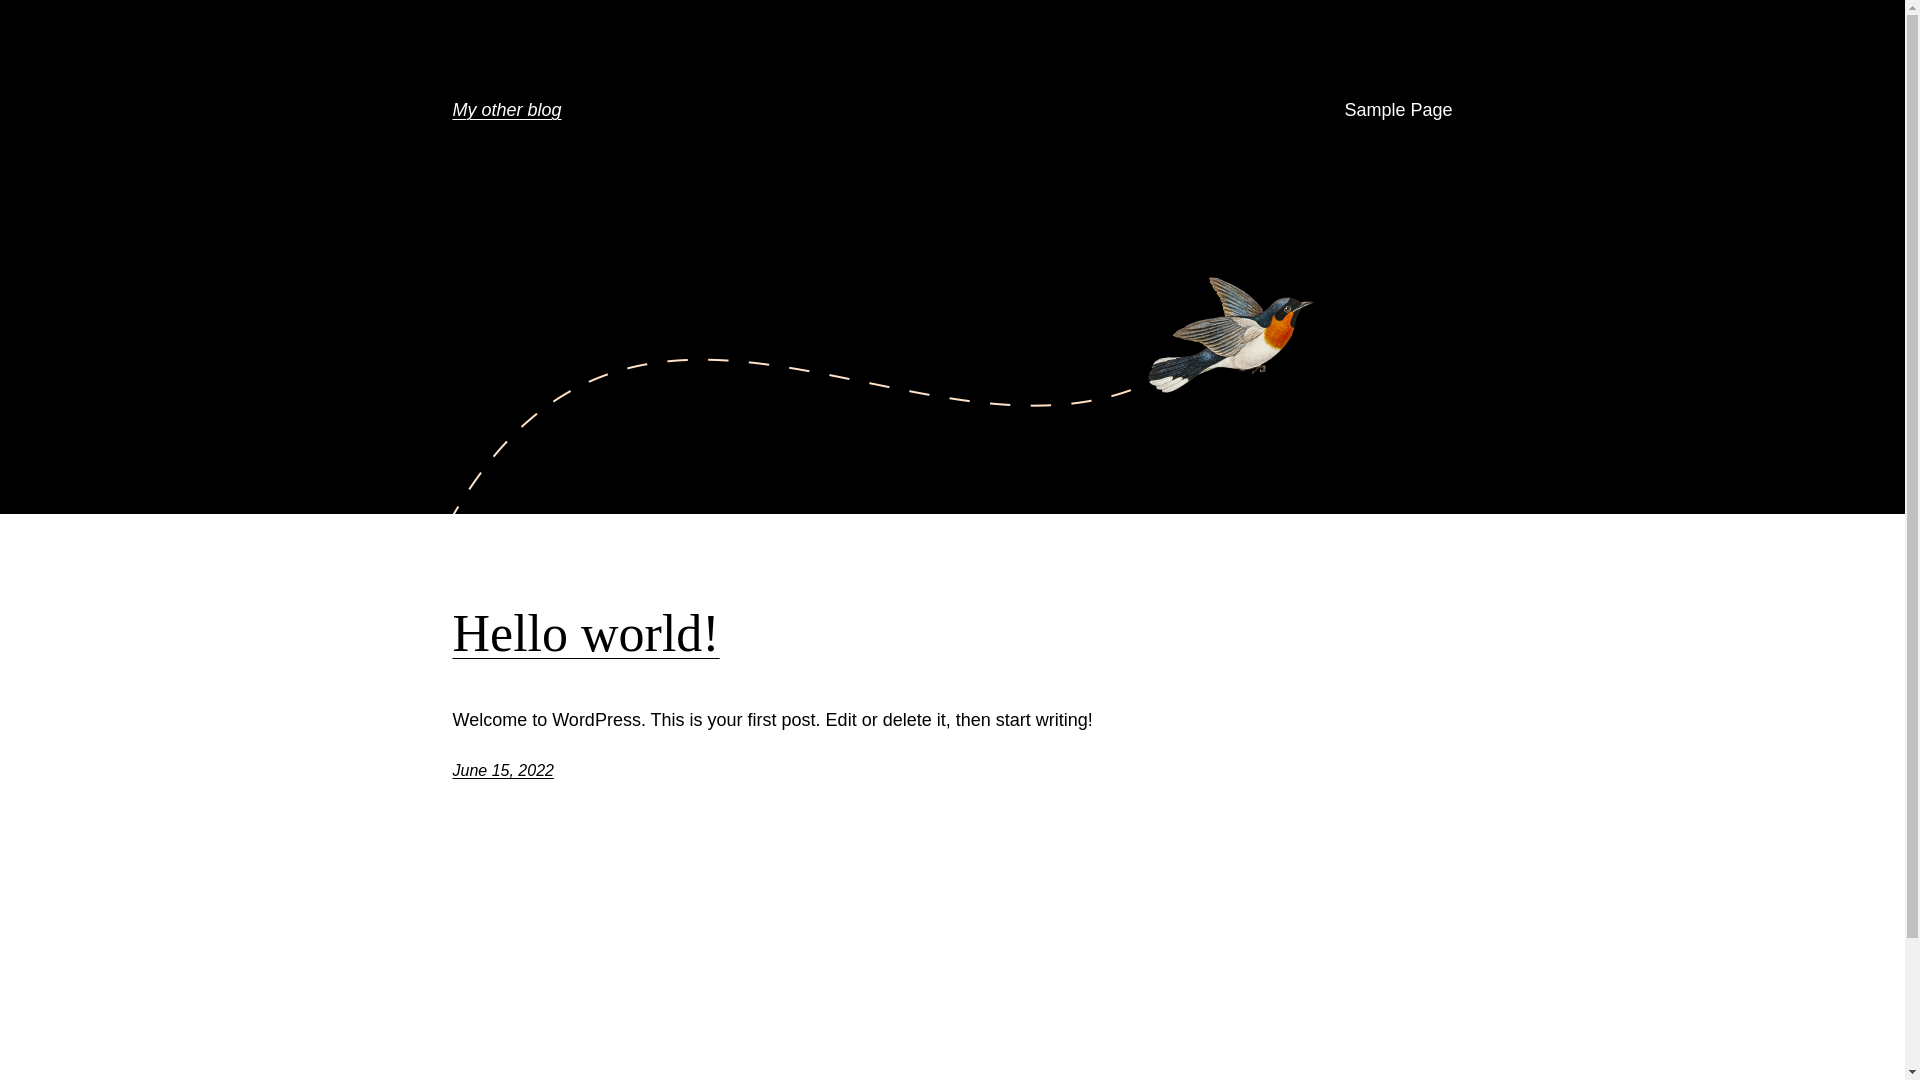  What do you see at coordinates (506, 110) in the screenshot?
I see `'My other blog'` at bounding box center [506, 110].